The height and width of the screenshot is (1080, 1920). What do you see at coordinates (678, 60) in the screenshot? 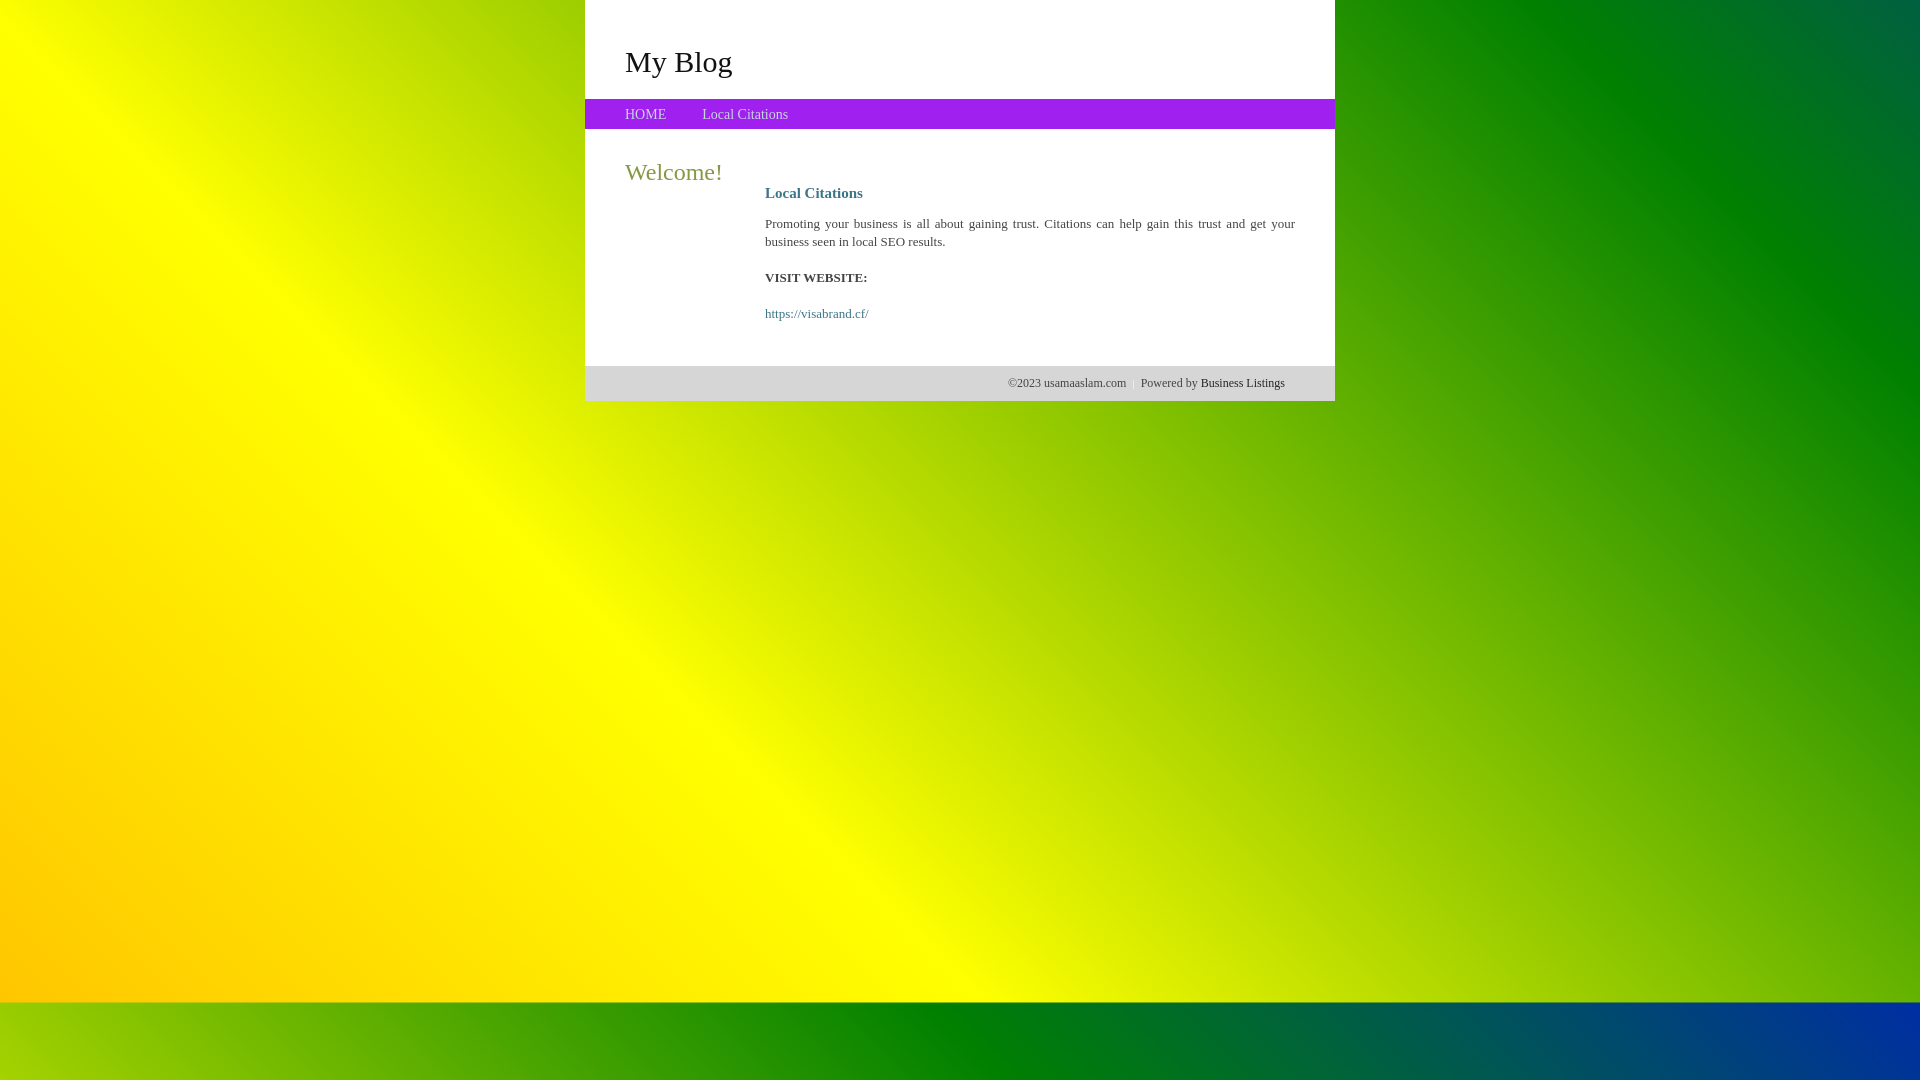
I see `'My Blog'` at bounding box center [678, 60].